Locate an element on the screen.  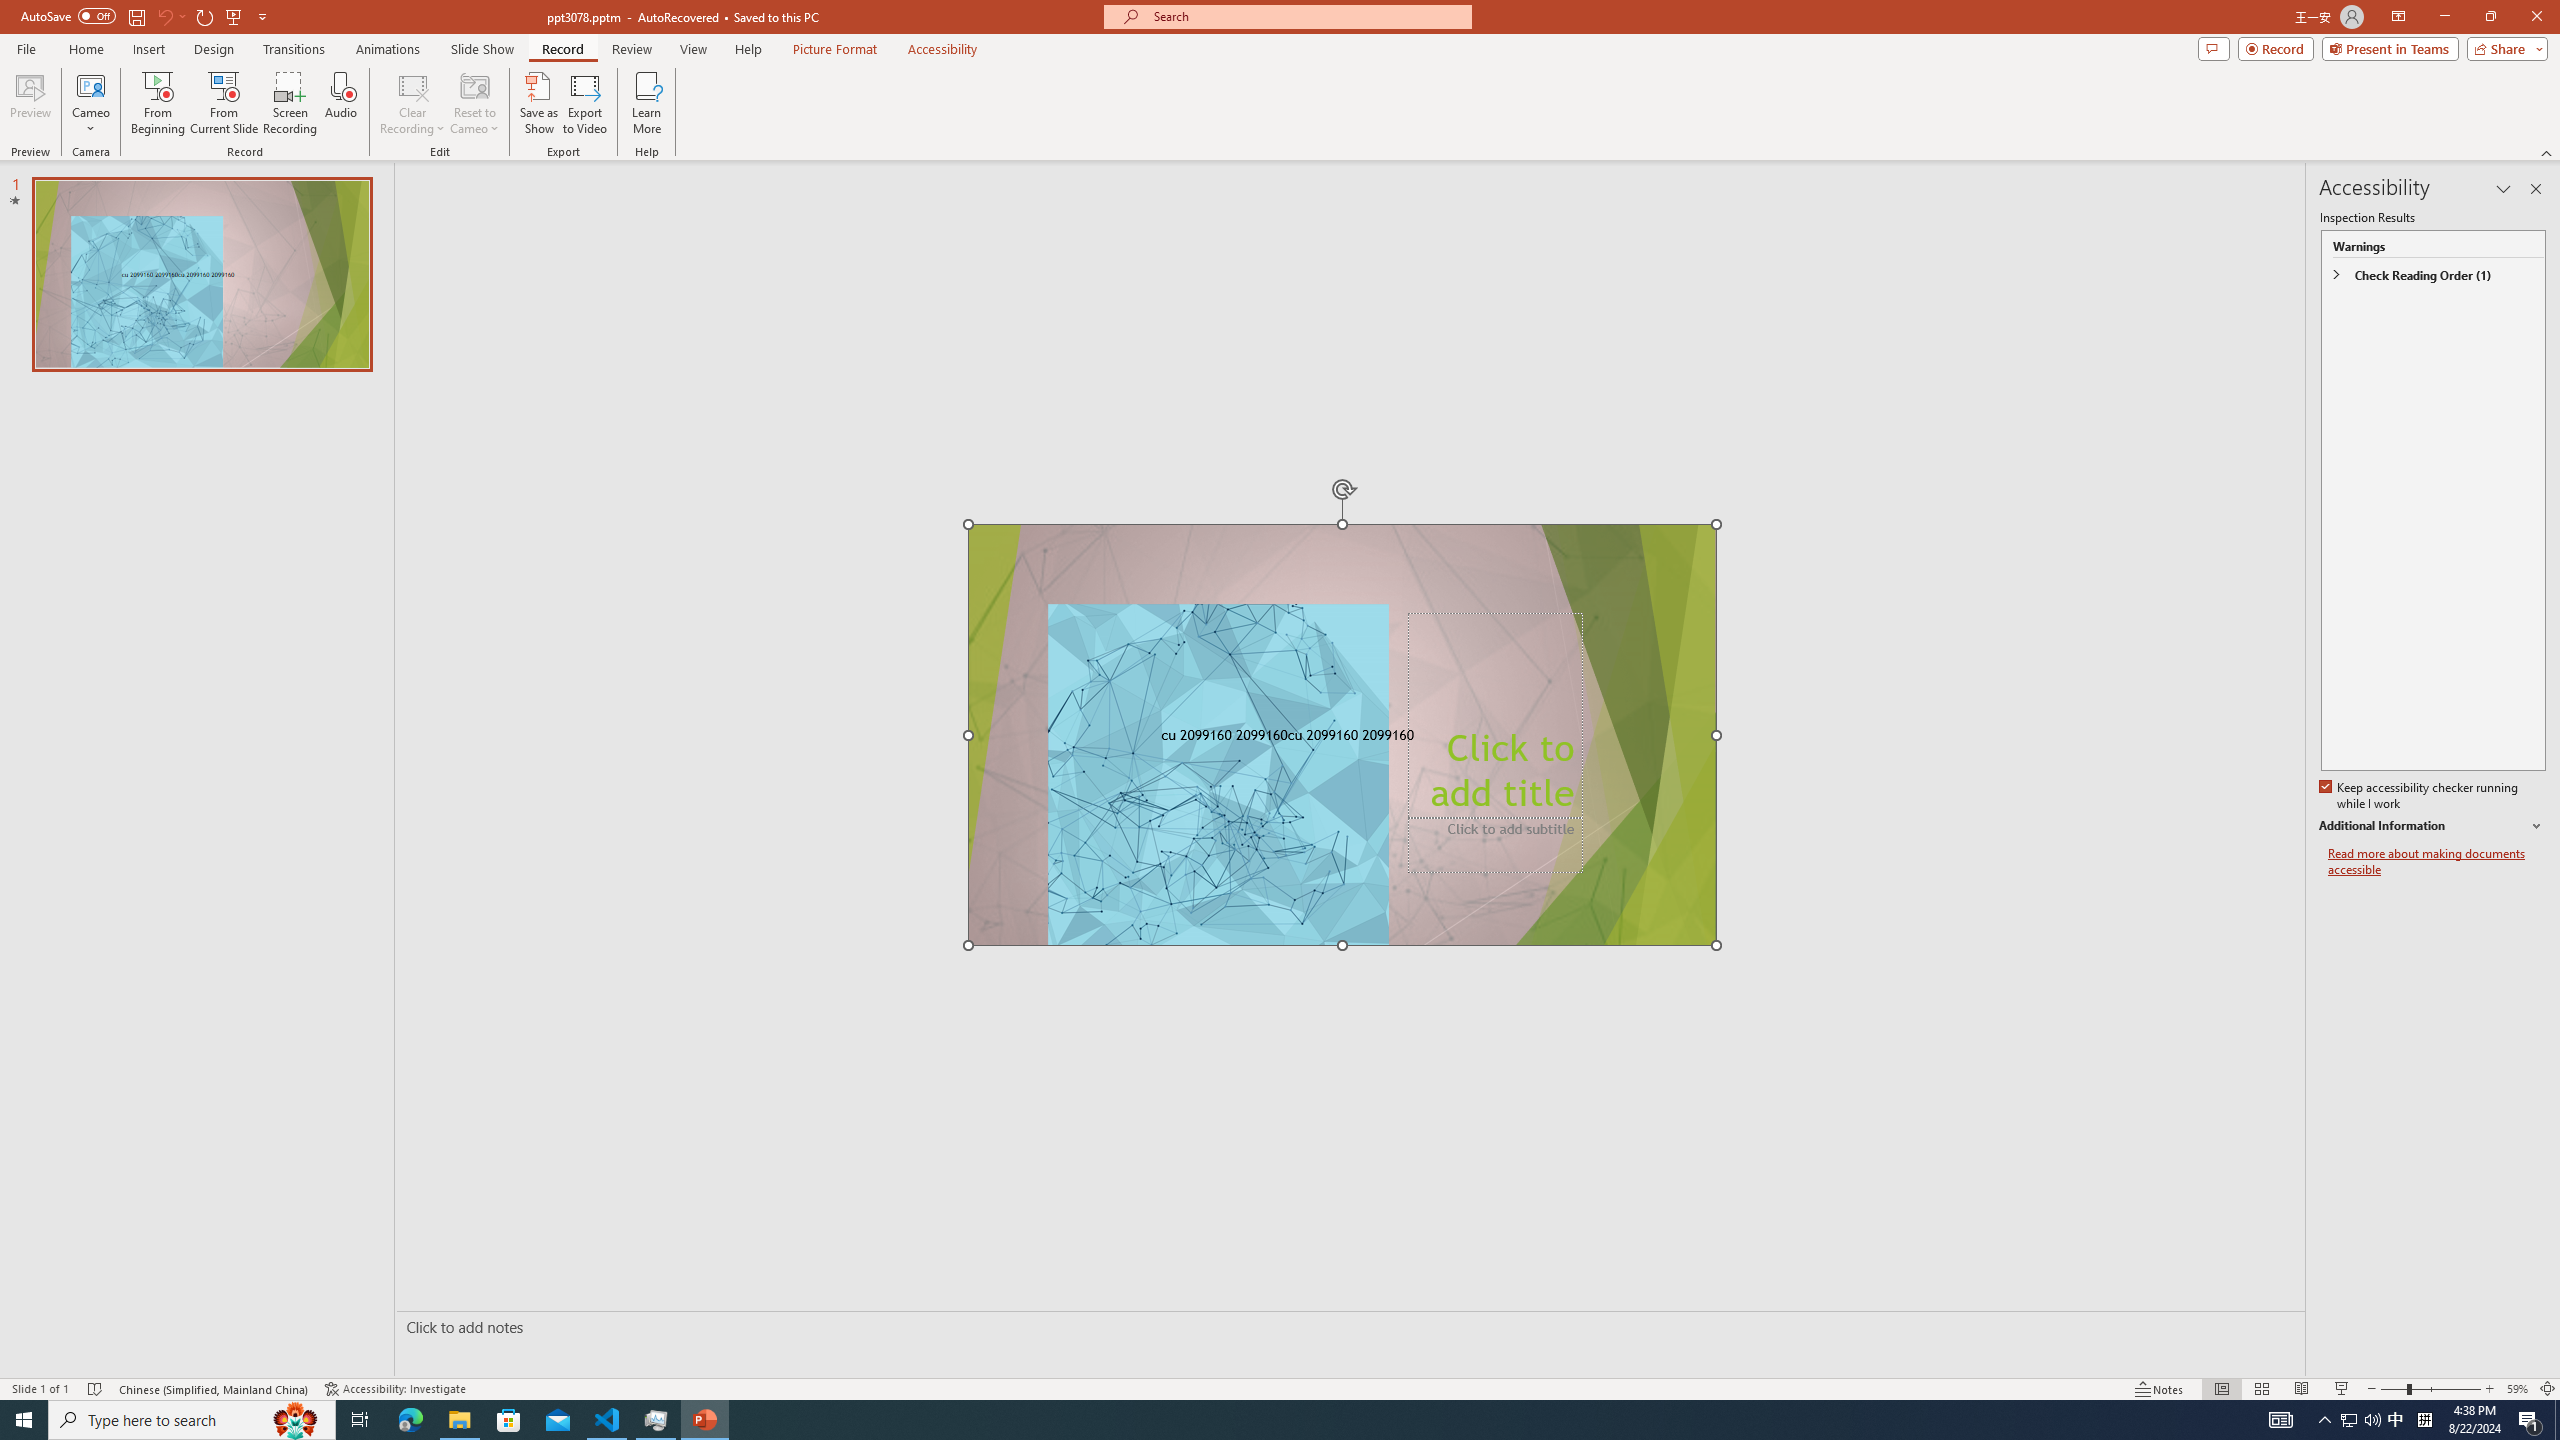
'Learn More' is located at coordinates (647, 103).